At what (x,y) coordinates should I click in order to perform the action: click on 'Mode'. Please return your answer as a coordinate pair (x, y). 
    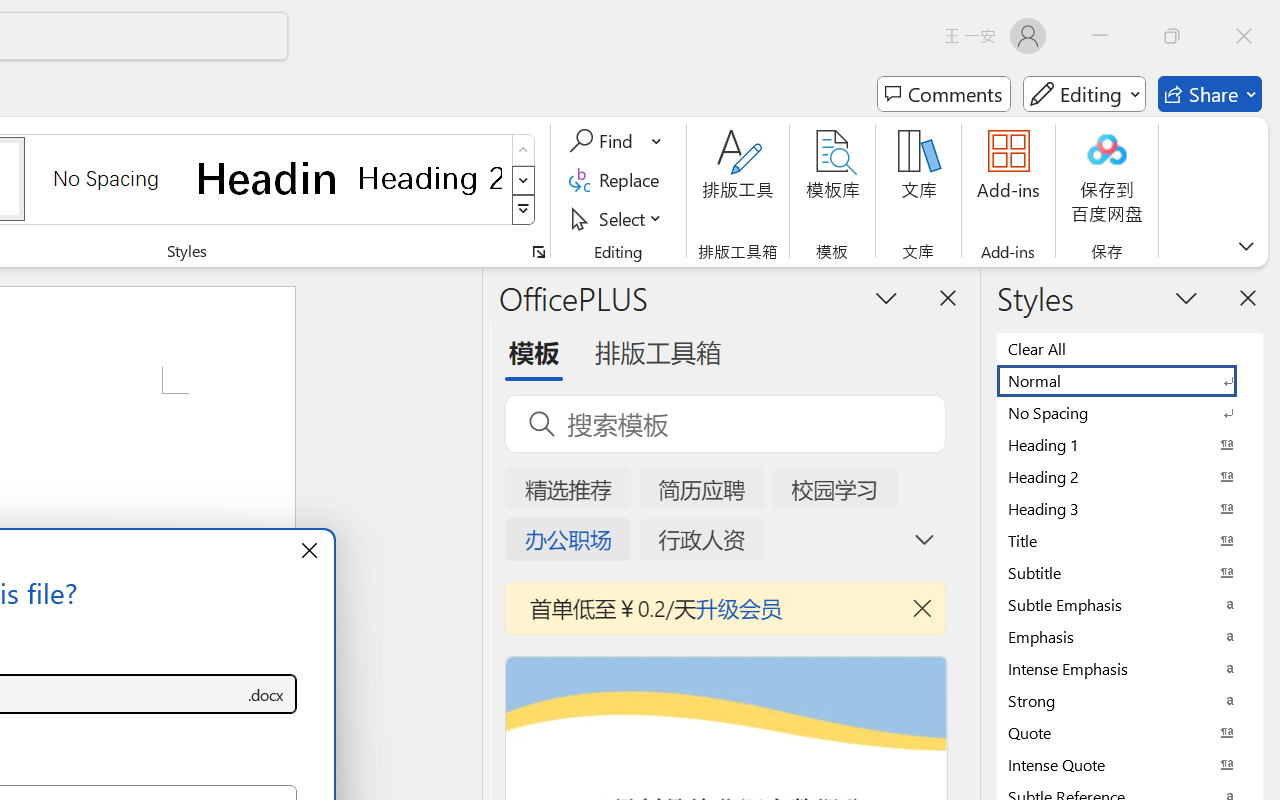
    Looking at the image, I should click on (1083, 94).